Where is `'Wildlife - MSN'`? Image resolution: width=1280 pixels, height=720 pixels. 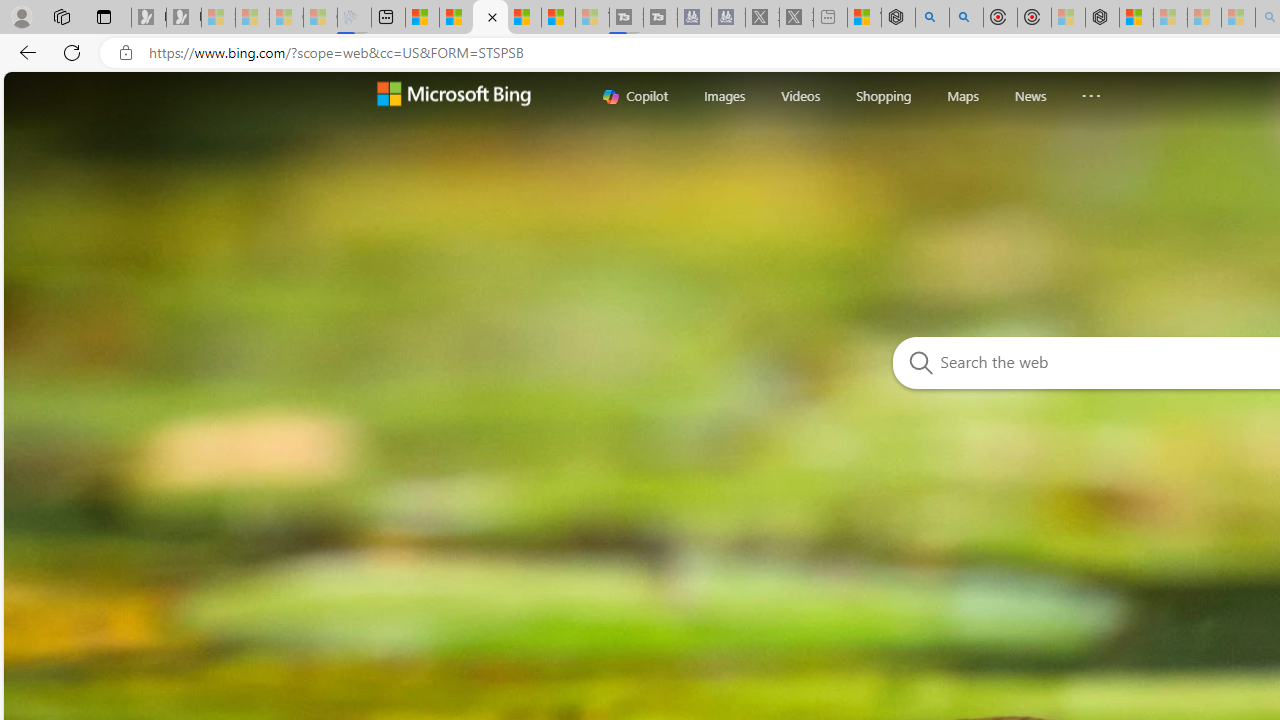 'Wildlife - MSN' is located at coordinates (864, 17).